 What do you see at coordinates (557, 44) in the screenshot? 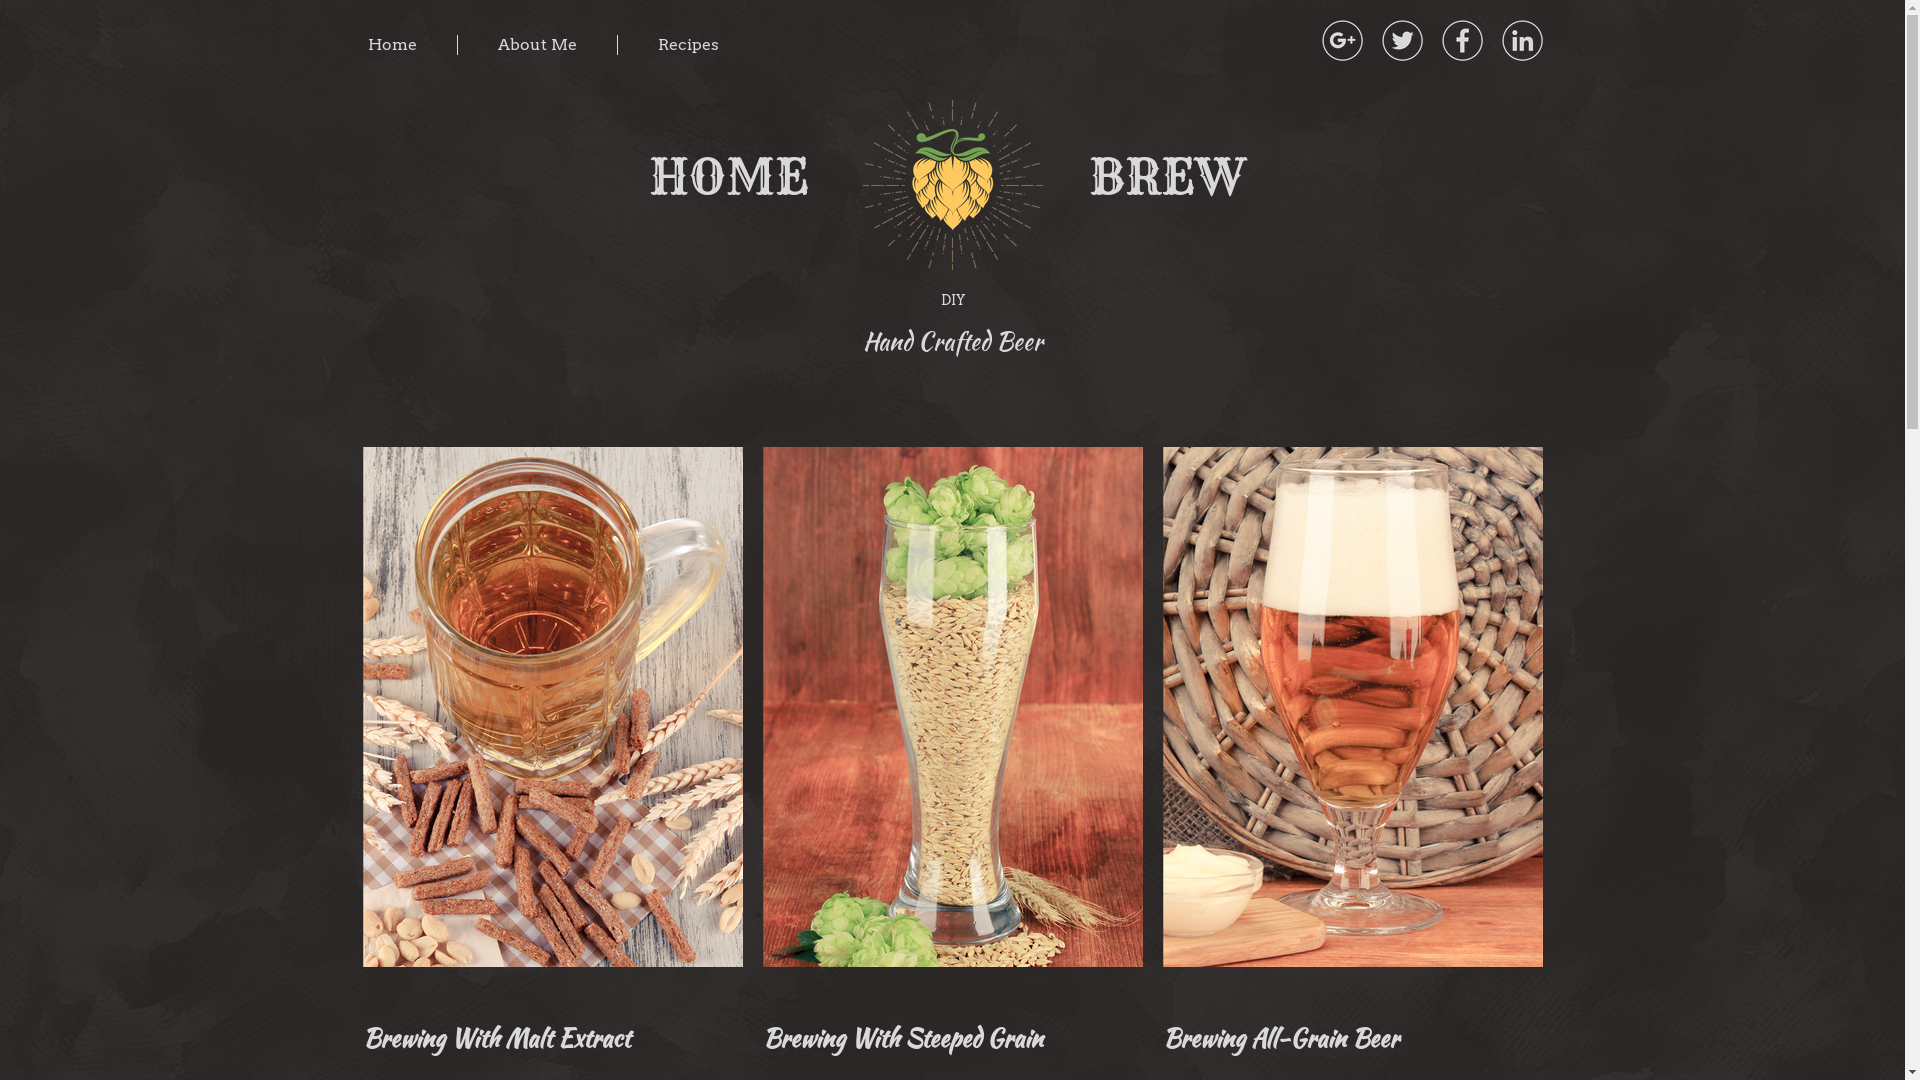
I see `'About Me'` at bounding box center [557, 44].